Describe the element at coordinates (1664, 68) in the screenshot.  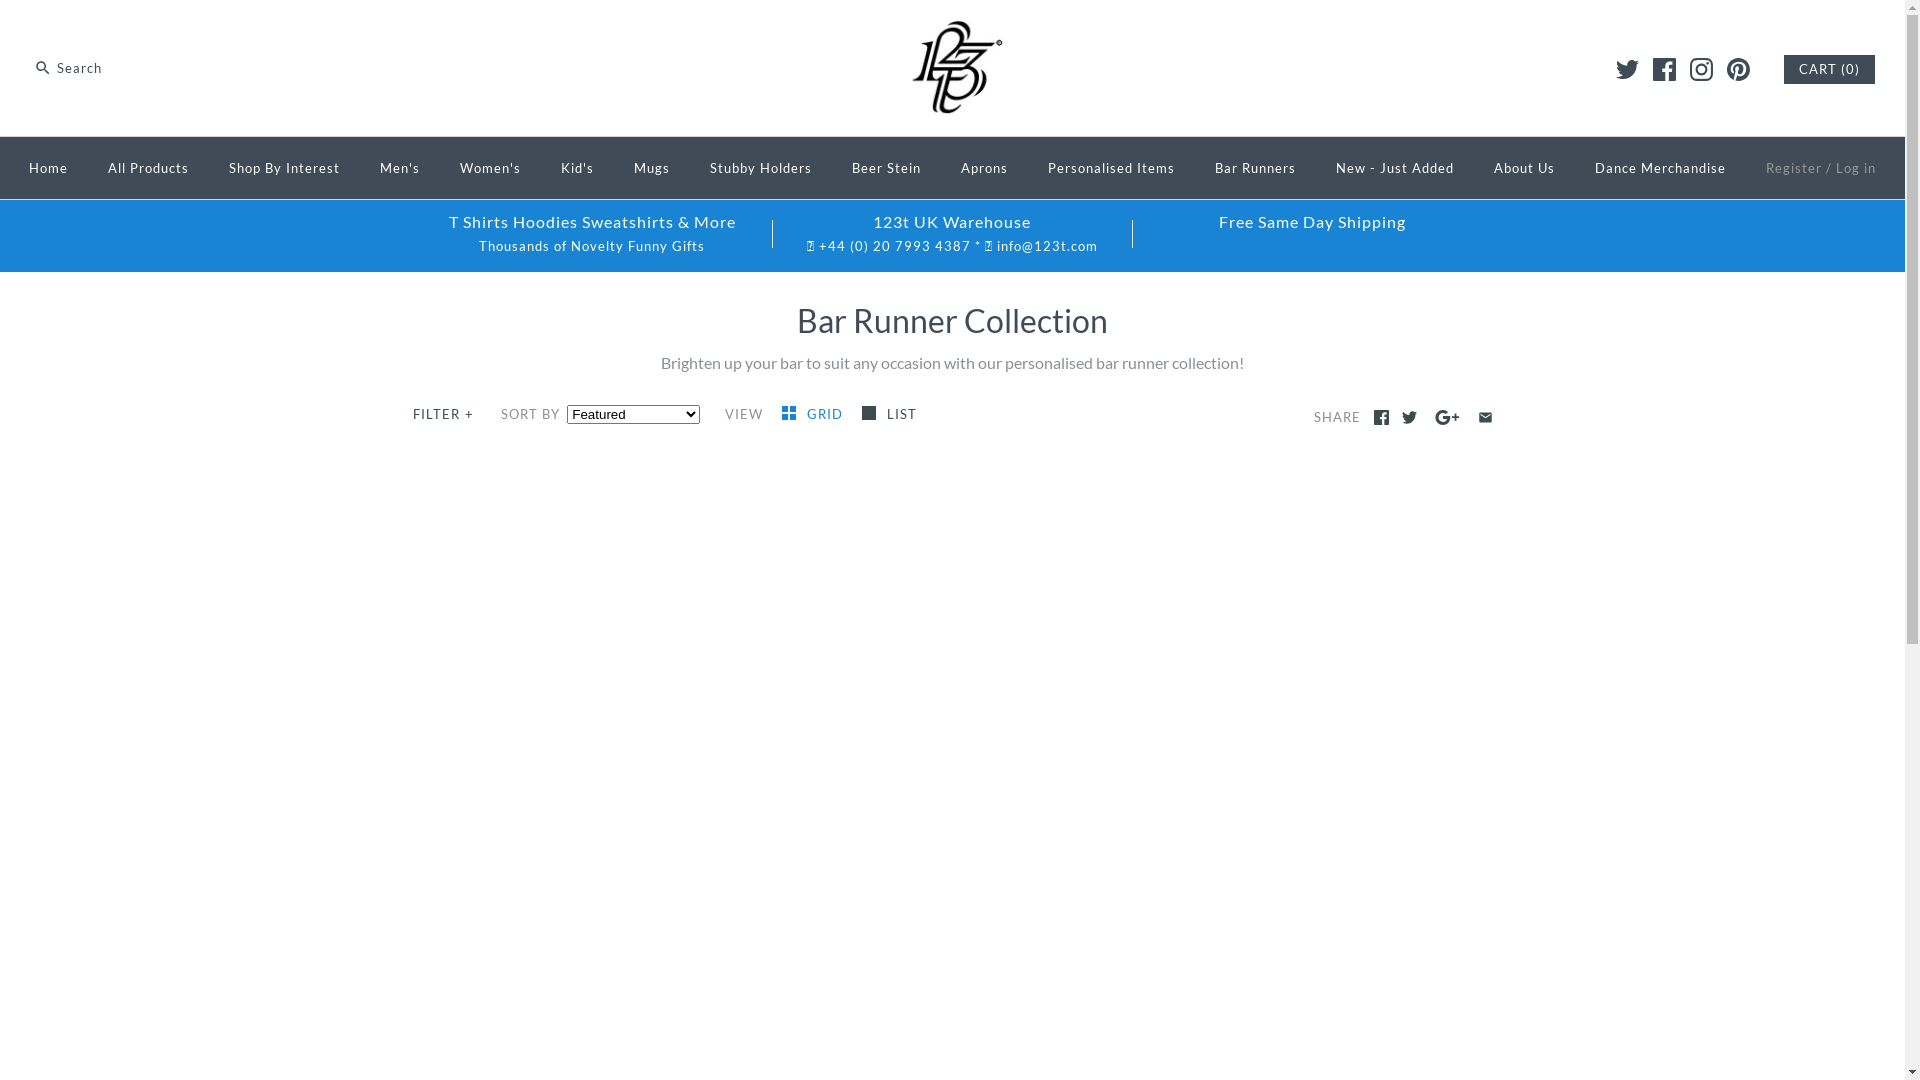
I see `'Facebook'` at that location.